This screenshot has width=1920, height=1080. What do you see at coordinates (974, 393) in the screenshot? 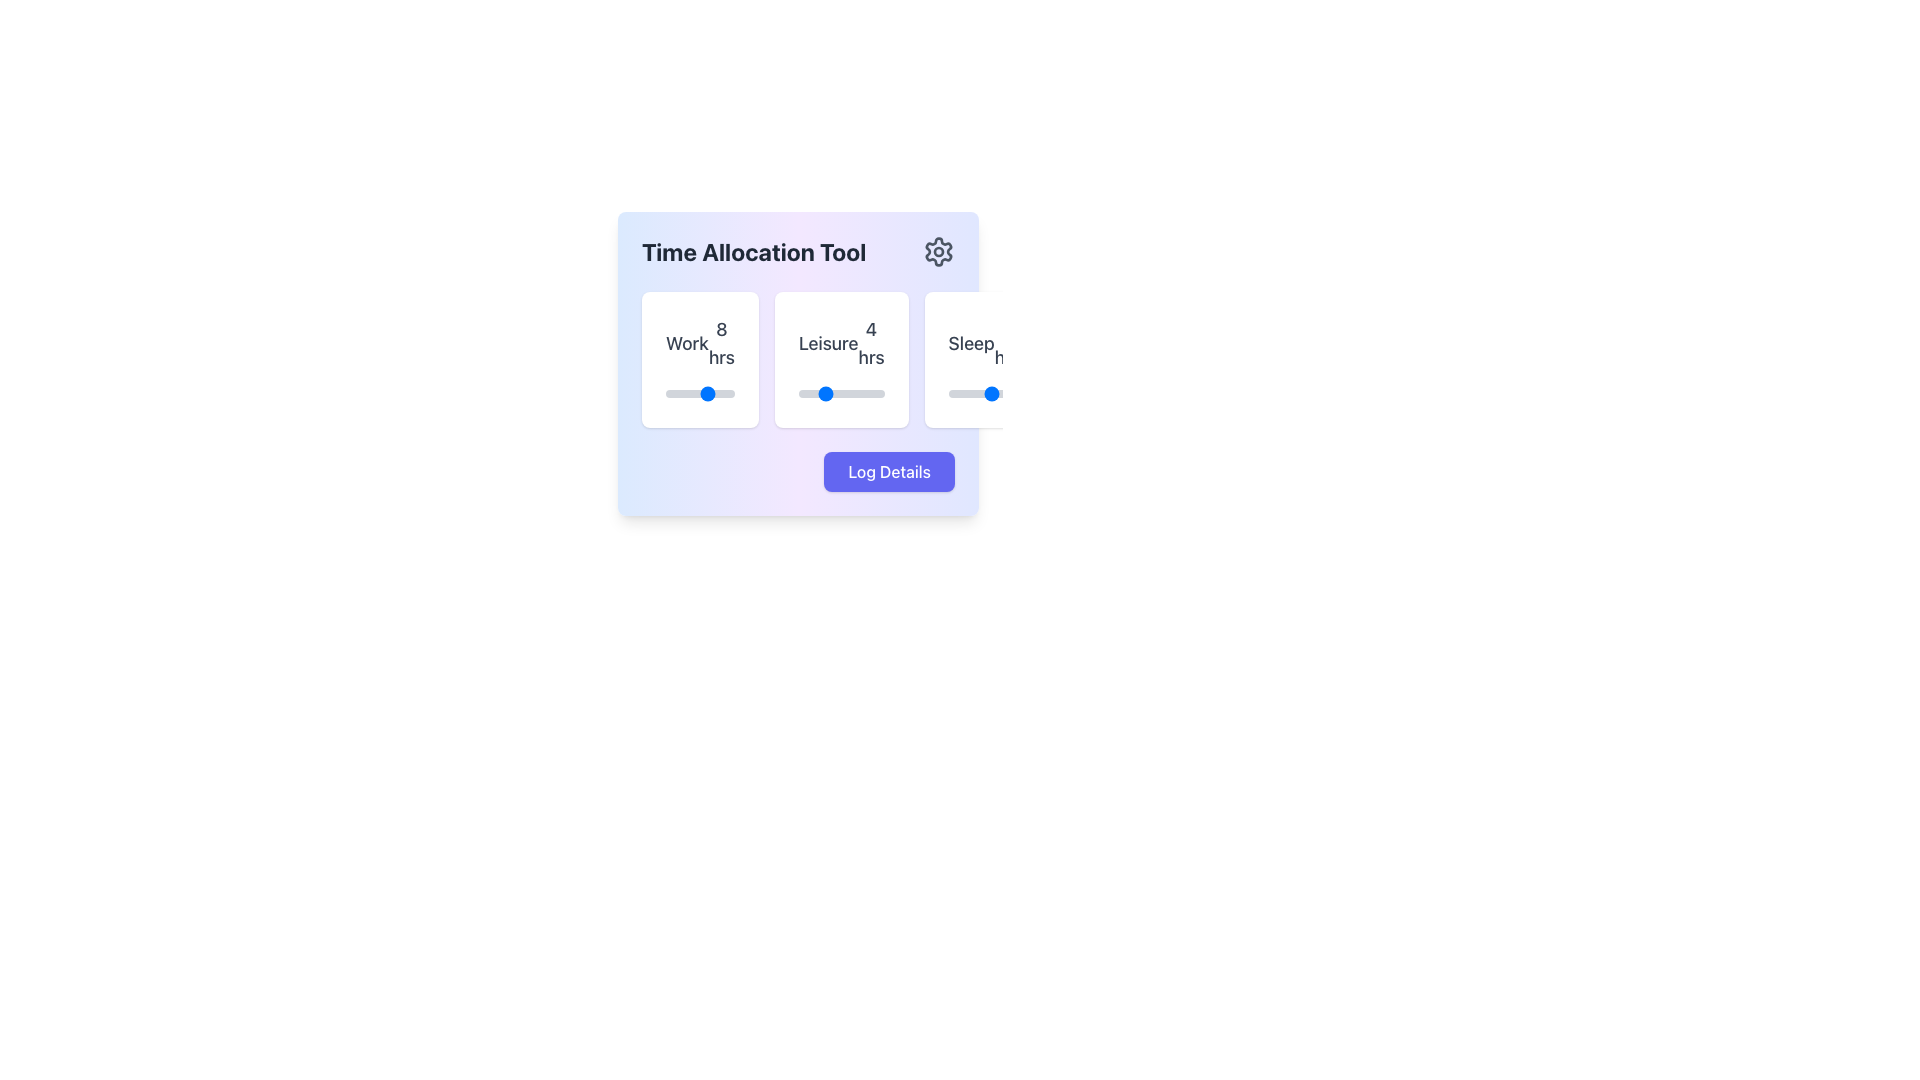
I see `sleep hours` at bounding box center [974, 393].